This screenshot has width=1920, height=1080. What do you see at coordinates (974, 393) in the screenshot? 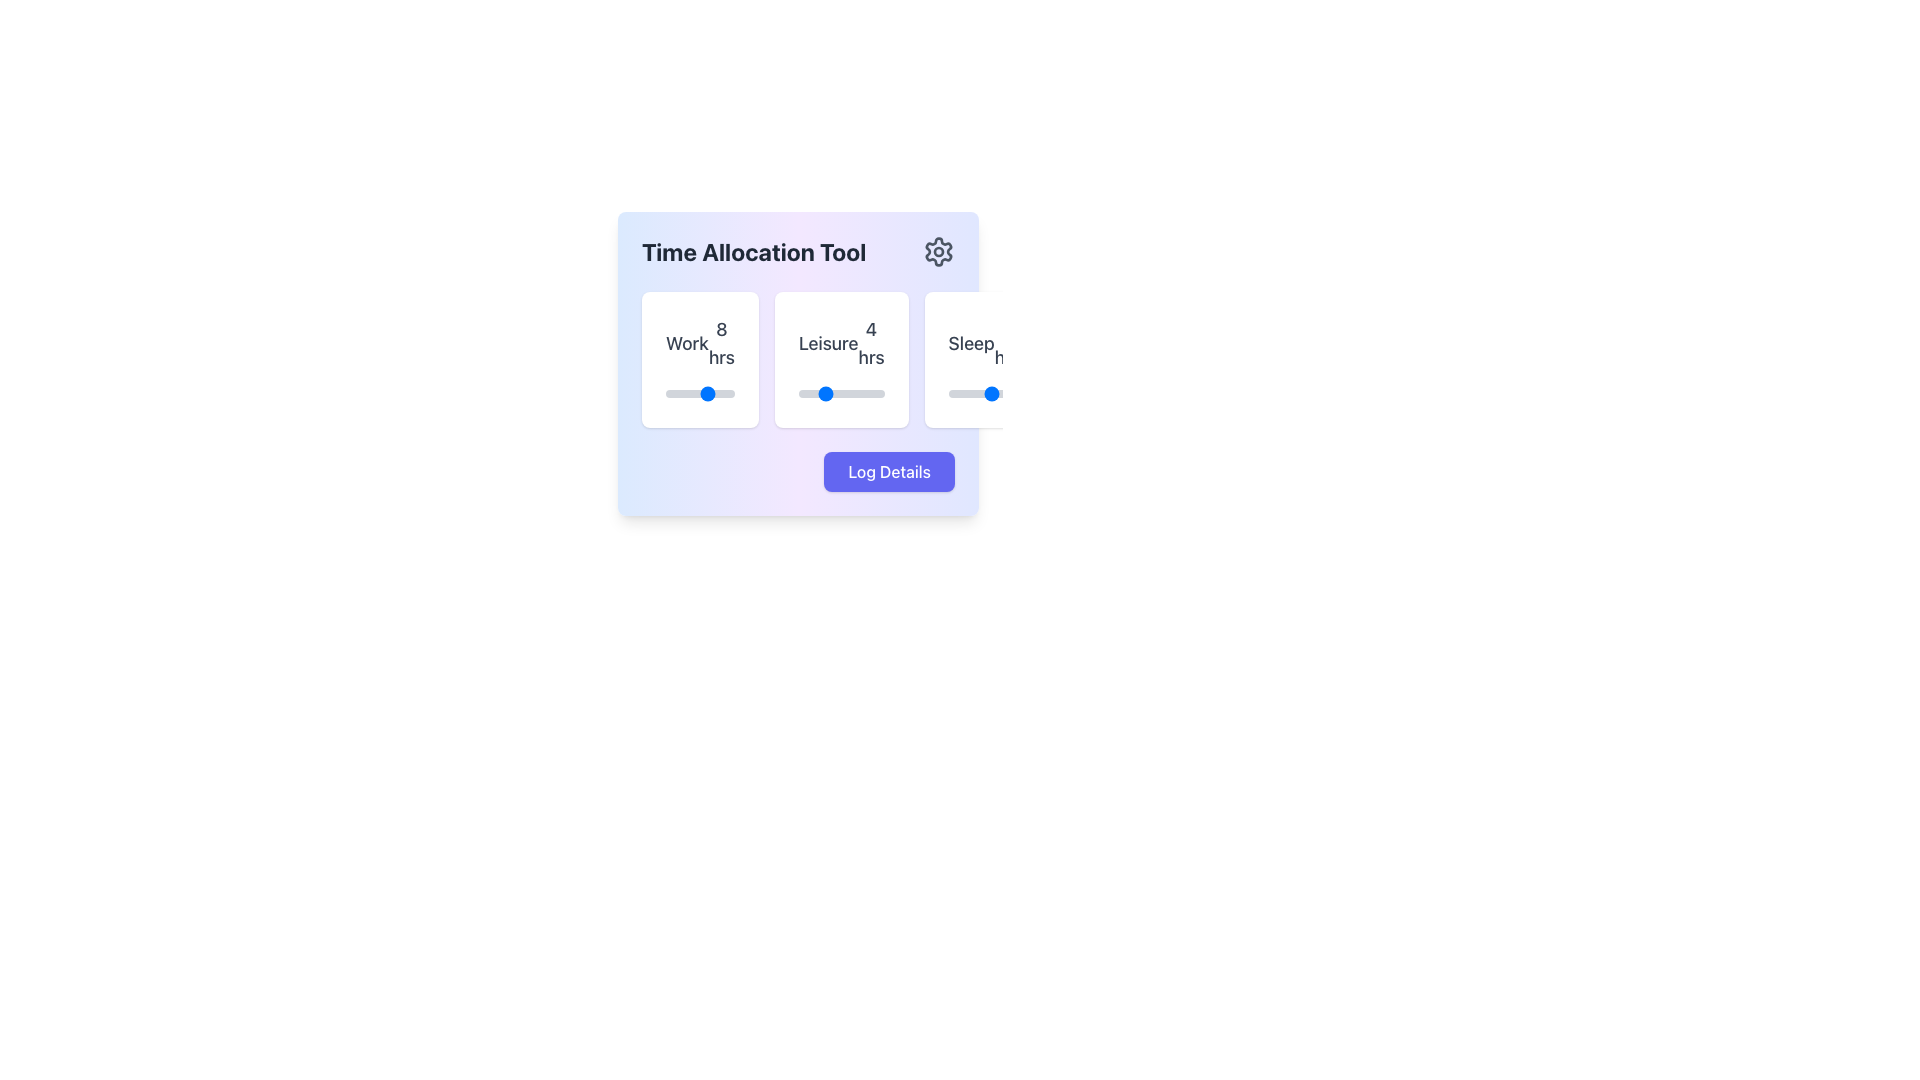
I see `sleep hours` at bounding box center [974, 393].